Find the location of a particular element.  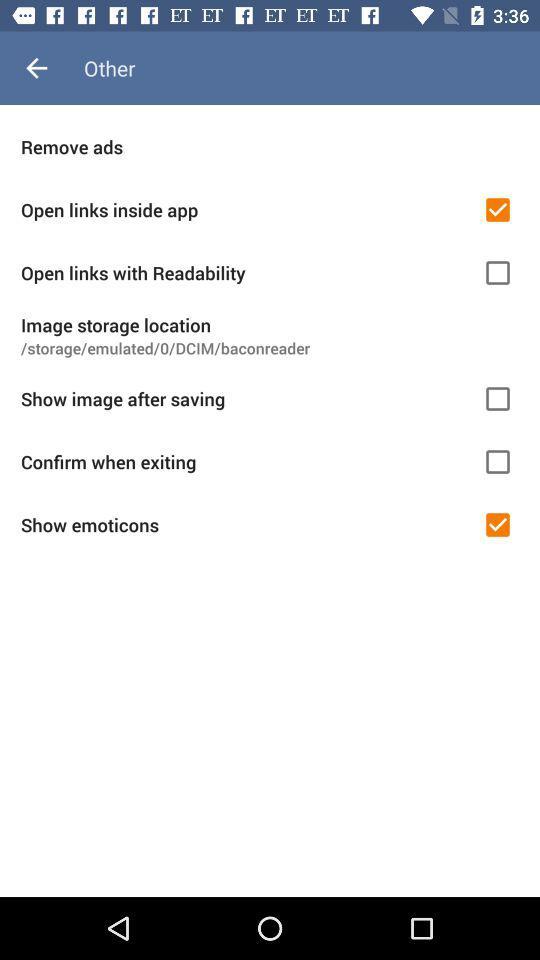

remove ads is located at coordinates (270, 145).